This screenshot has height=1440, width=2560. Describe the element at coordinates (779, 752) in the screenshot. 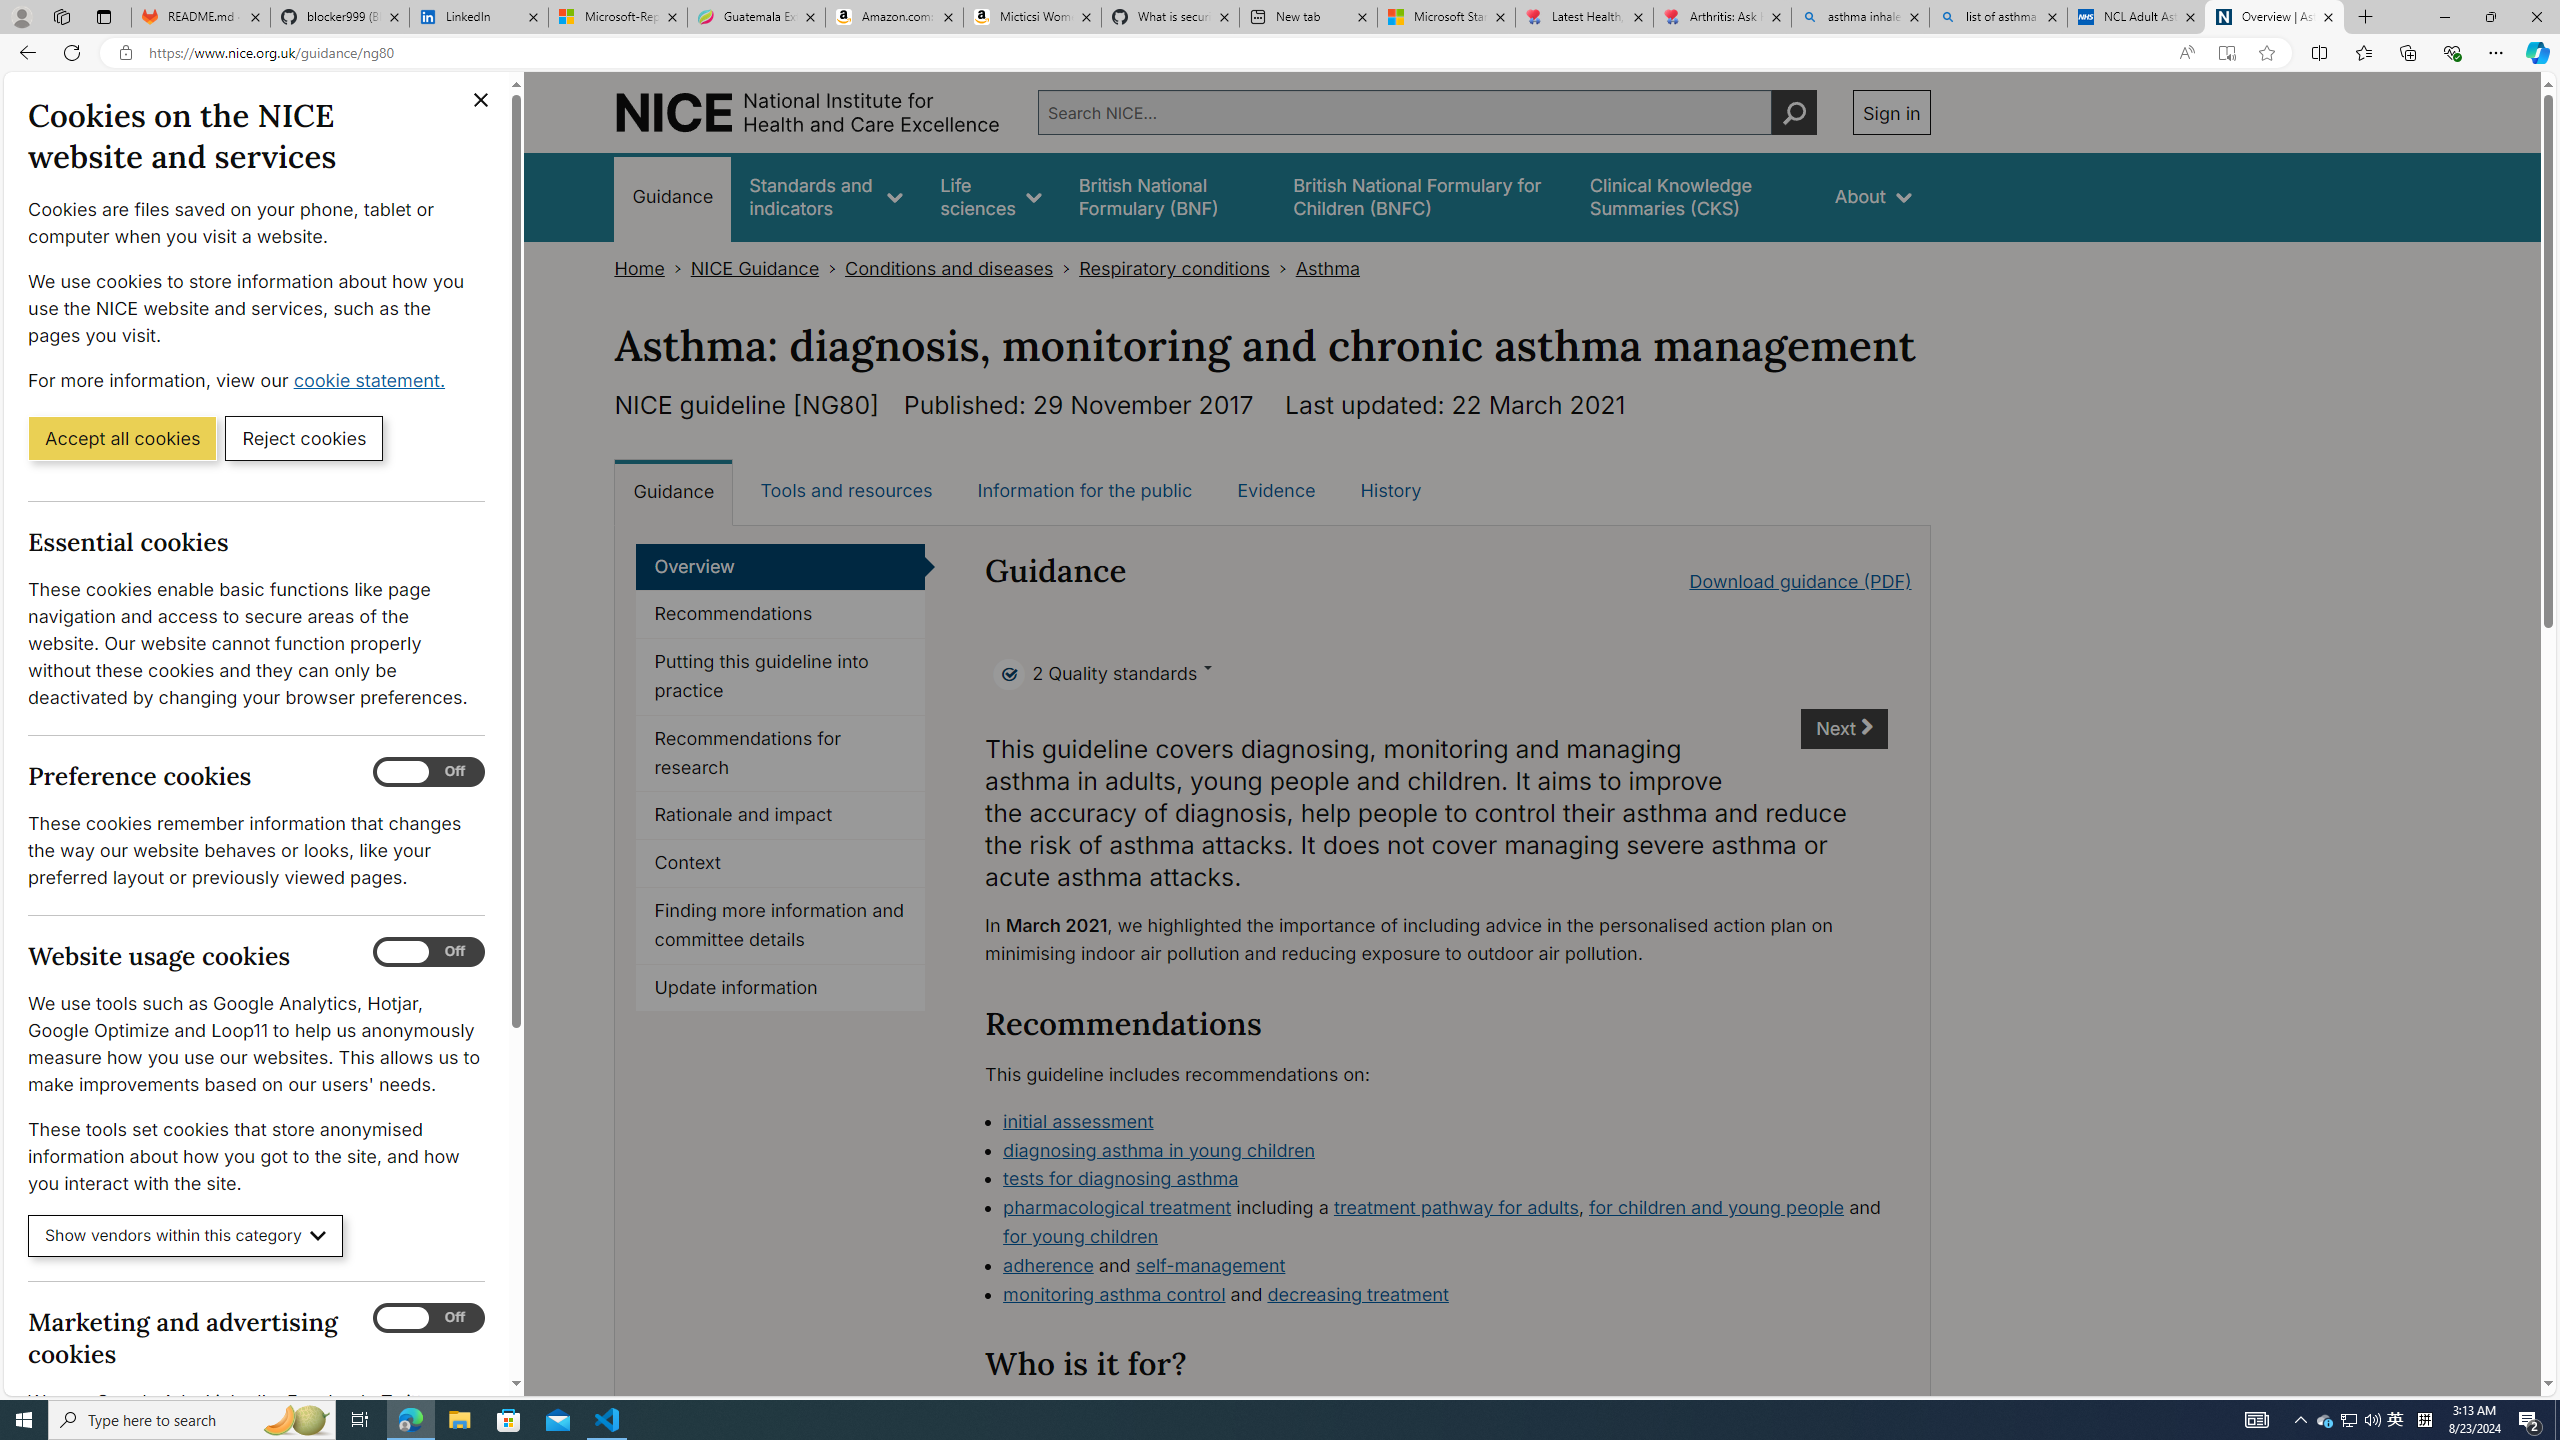

I see `'Recommendations for research'` at that location.